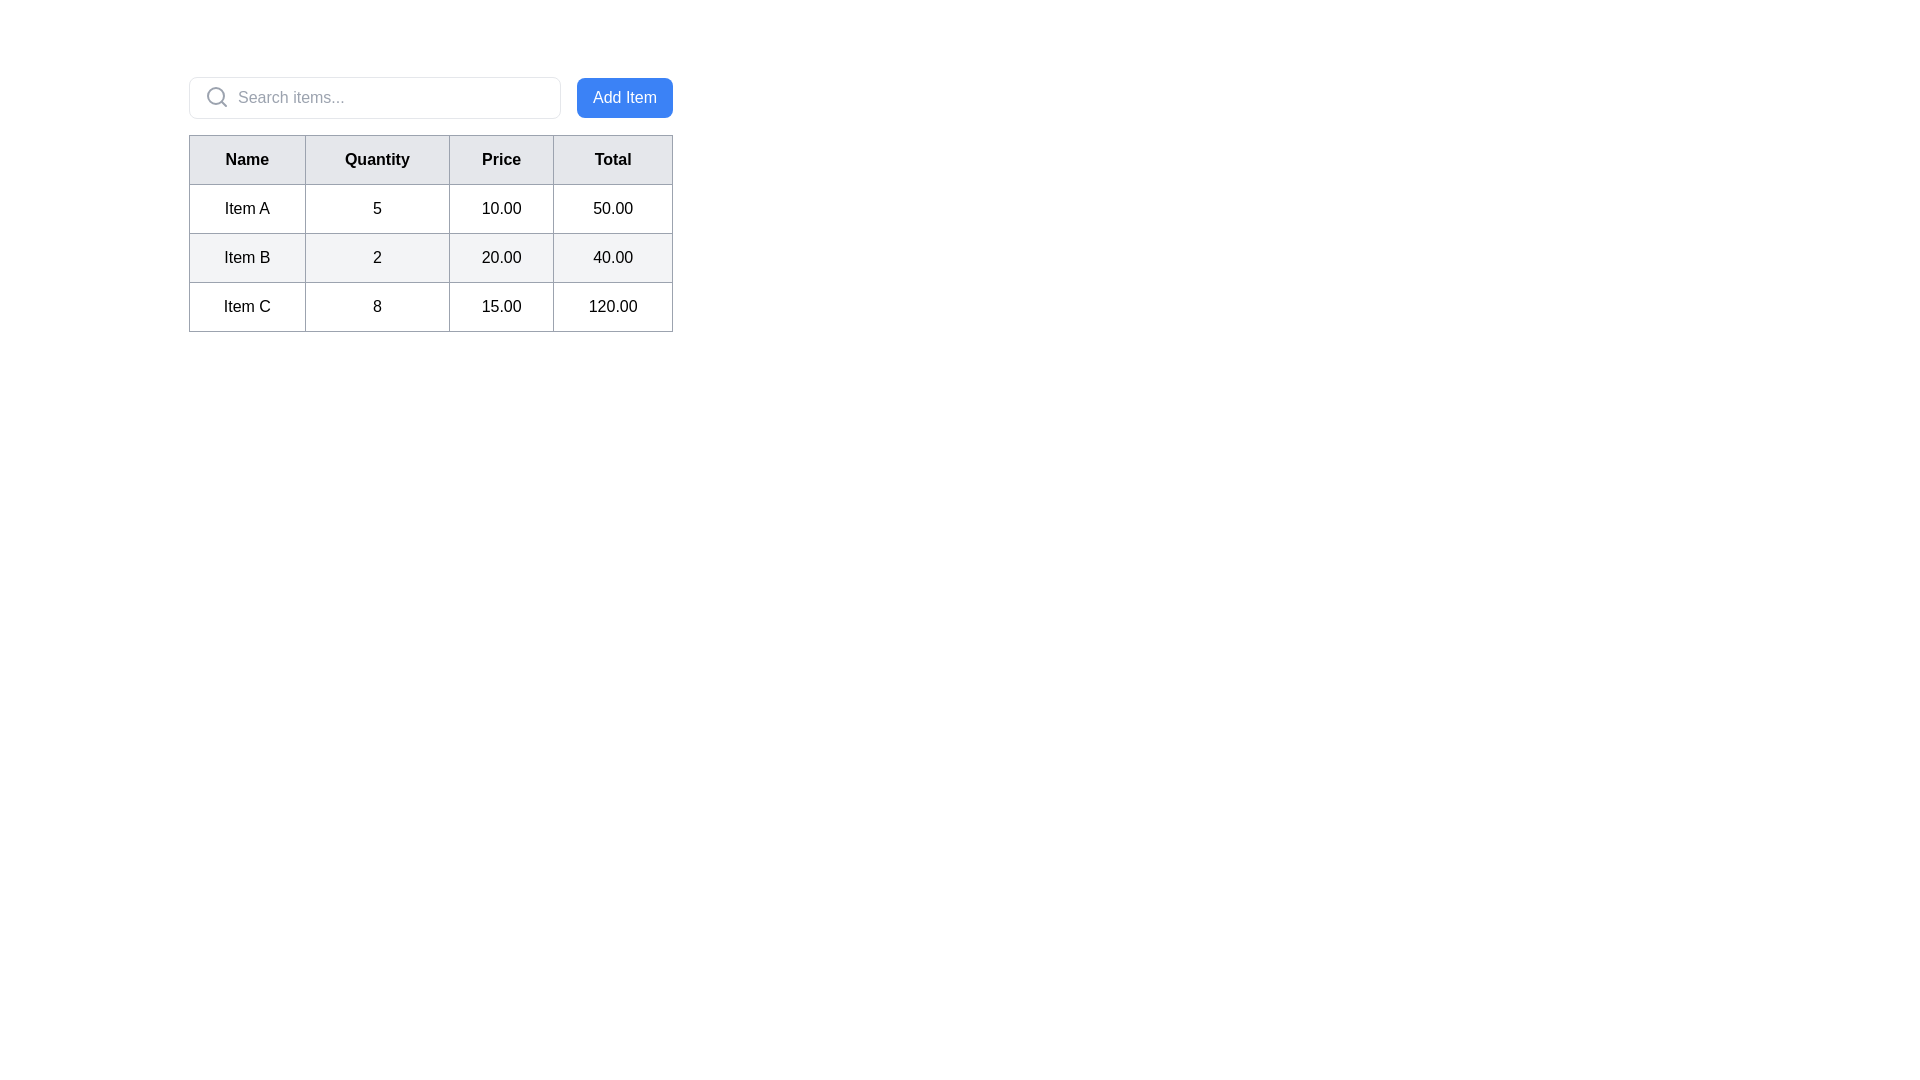  I want to click on the cell displaying the number '5' in the 'Quantity' column for 'Item A', which is visually clear and bold, and located within a bordered rectangular cell, so click(377, 208).